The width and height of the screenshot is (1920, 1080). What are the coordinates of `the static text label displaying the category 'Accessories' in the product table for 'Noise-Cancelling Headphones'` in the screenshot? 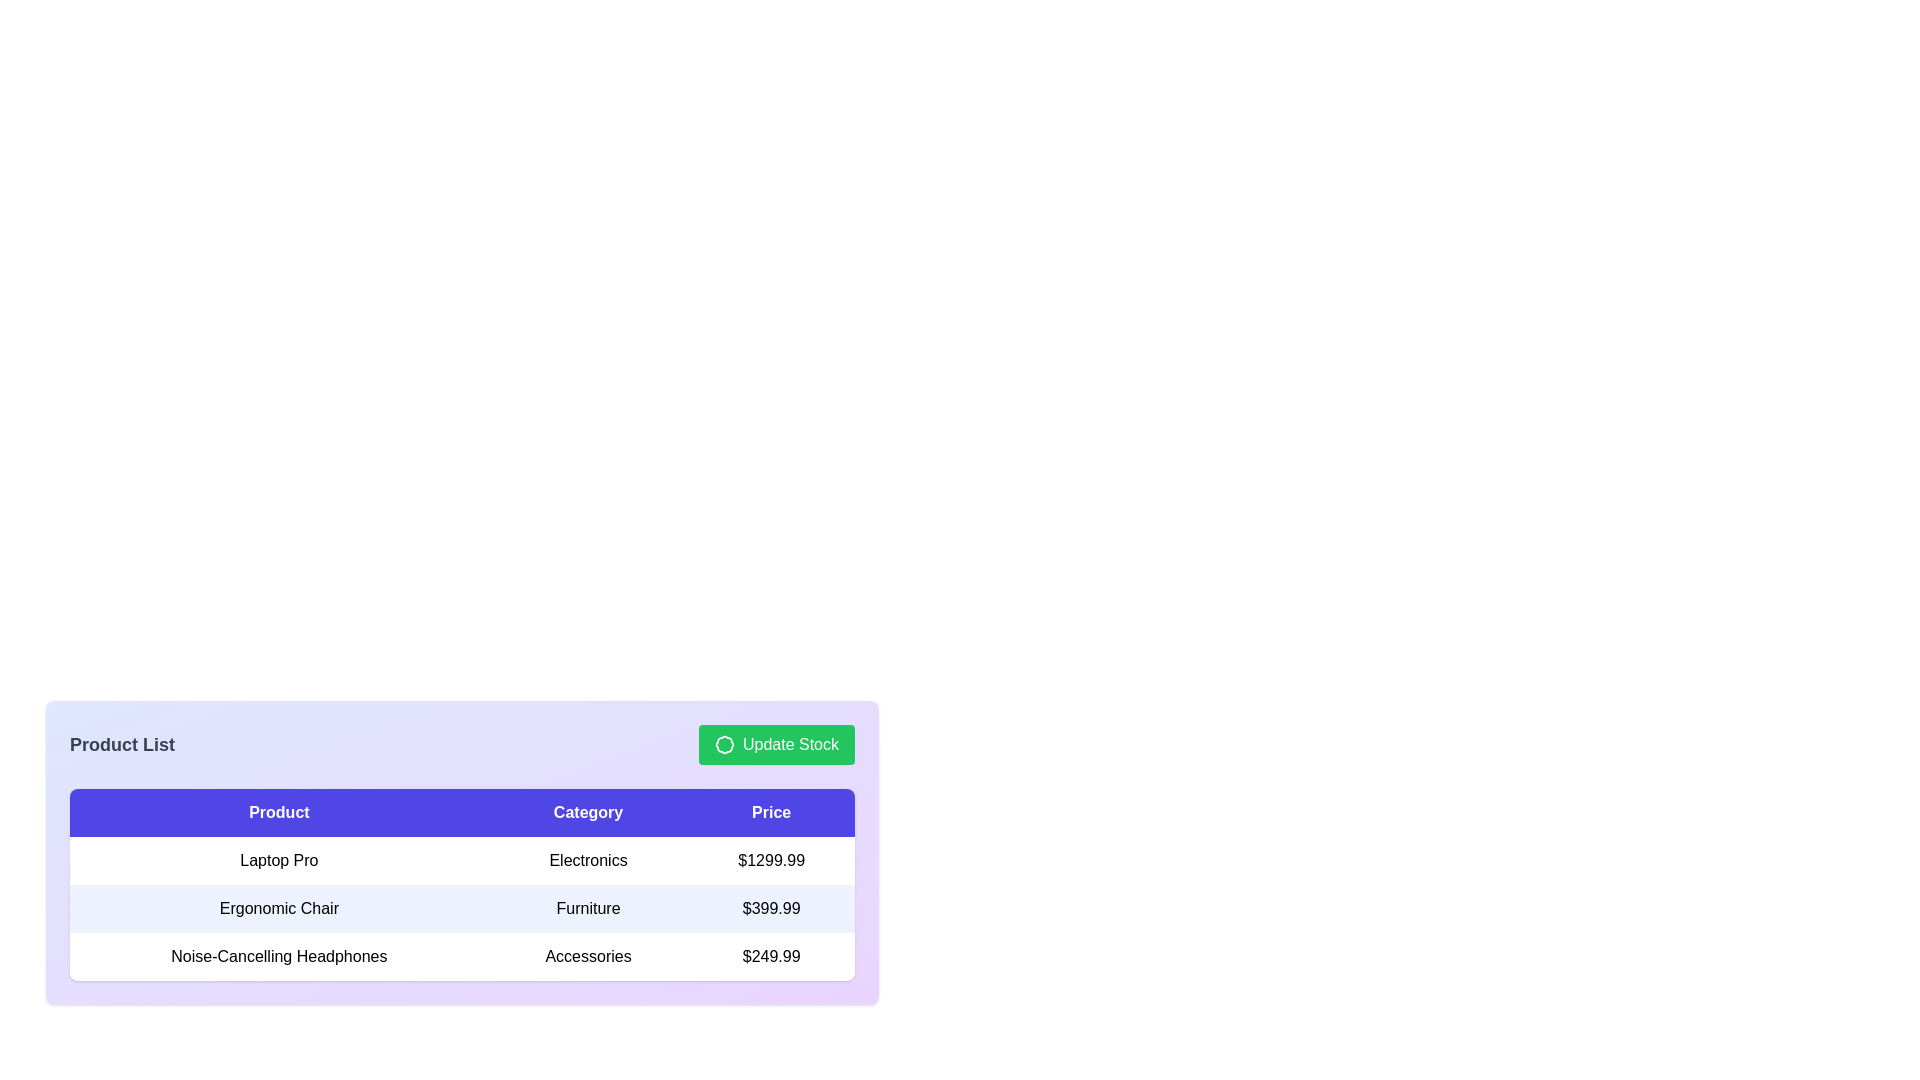 It's located at (587, 955).